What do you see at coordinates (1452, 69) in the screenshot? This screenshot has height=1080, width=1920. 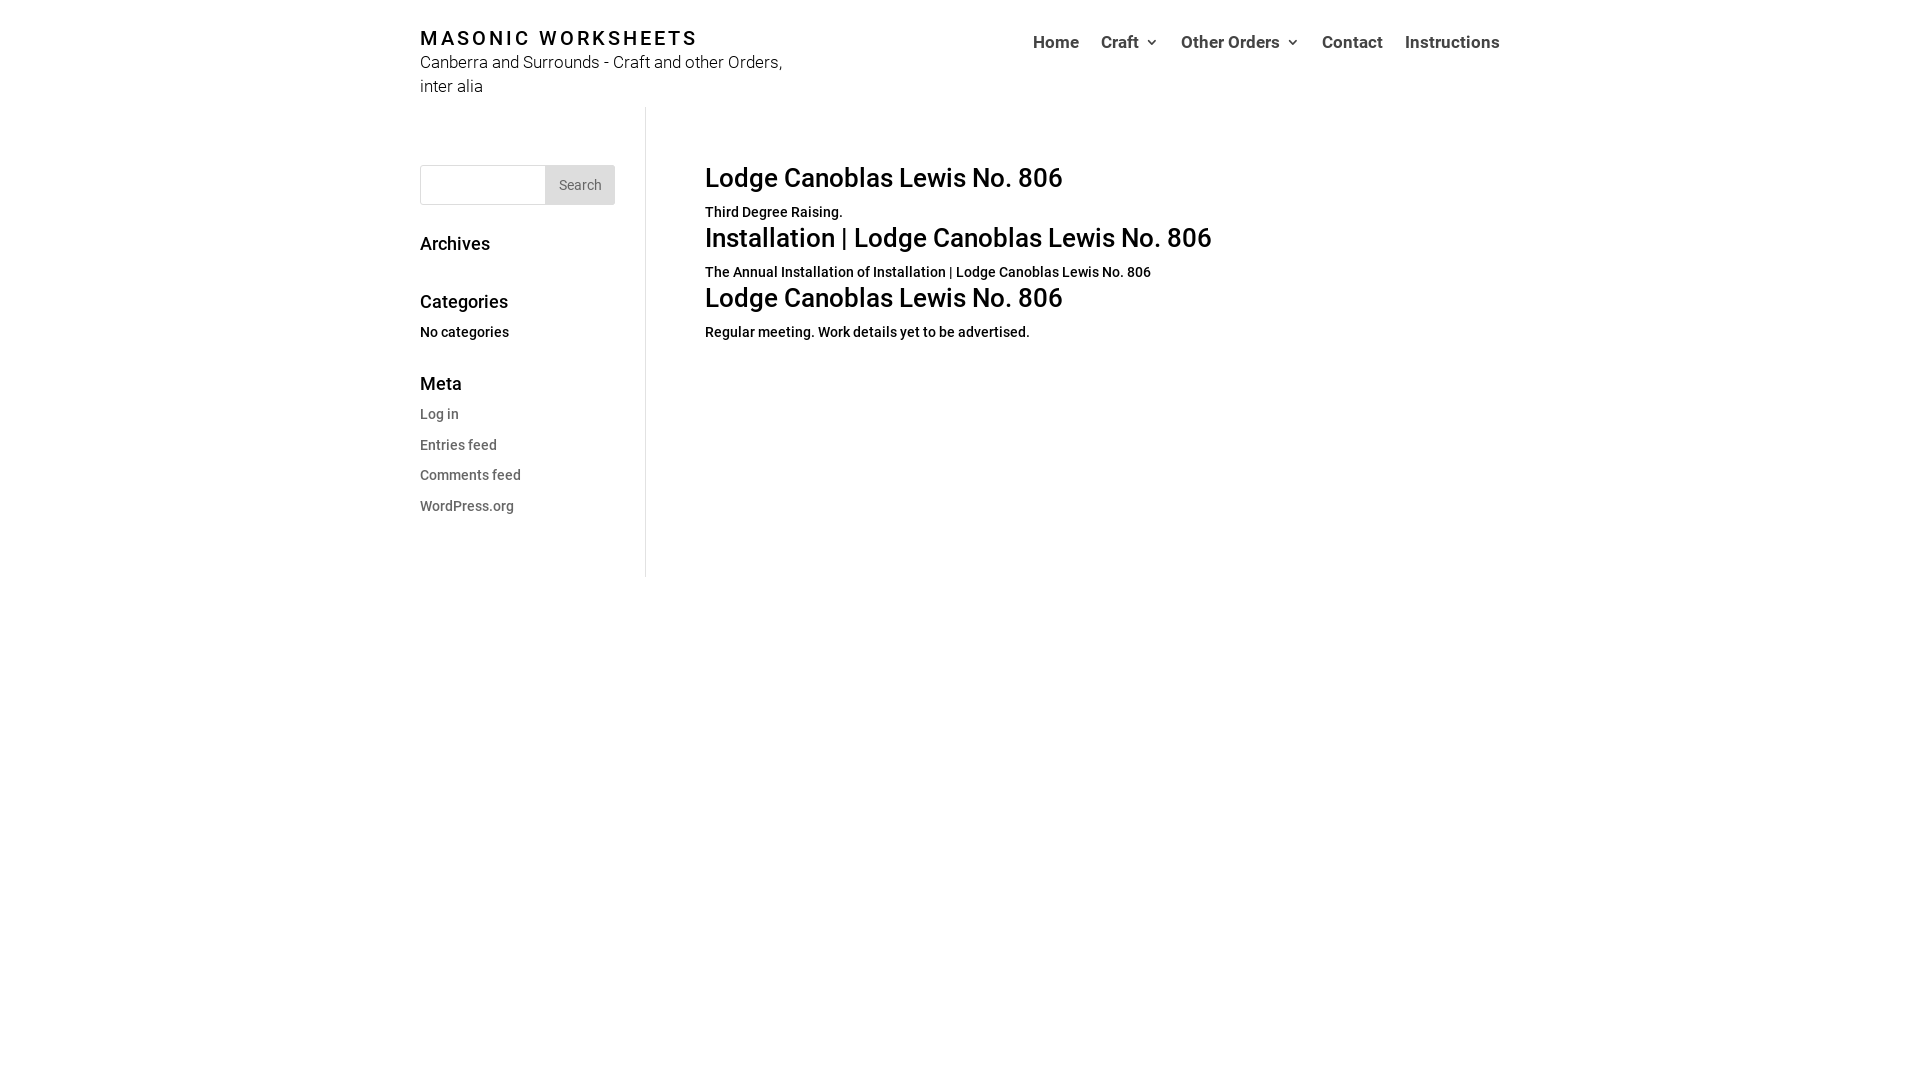 I see `'Instructions'` at bounding box center [1452, 69].